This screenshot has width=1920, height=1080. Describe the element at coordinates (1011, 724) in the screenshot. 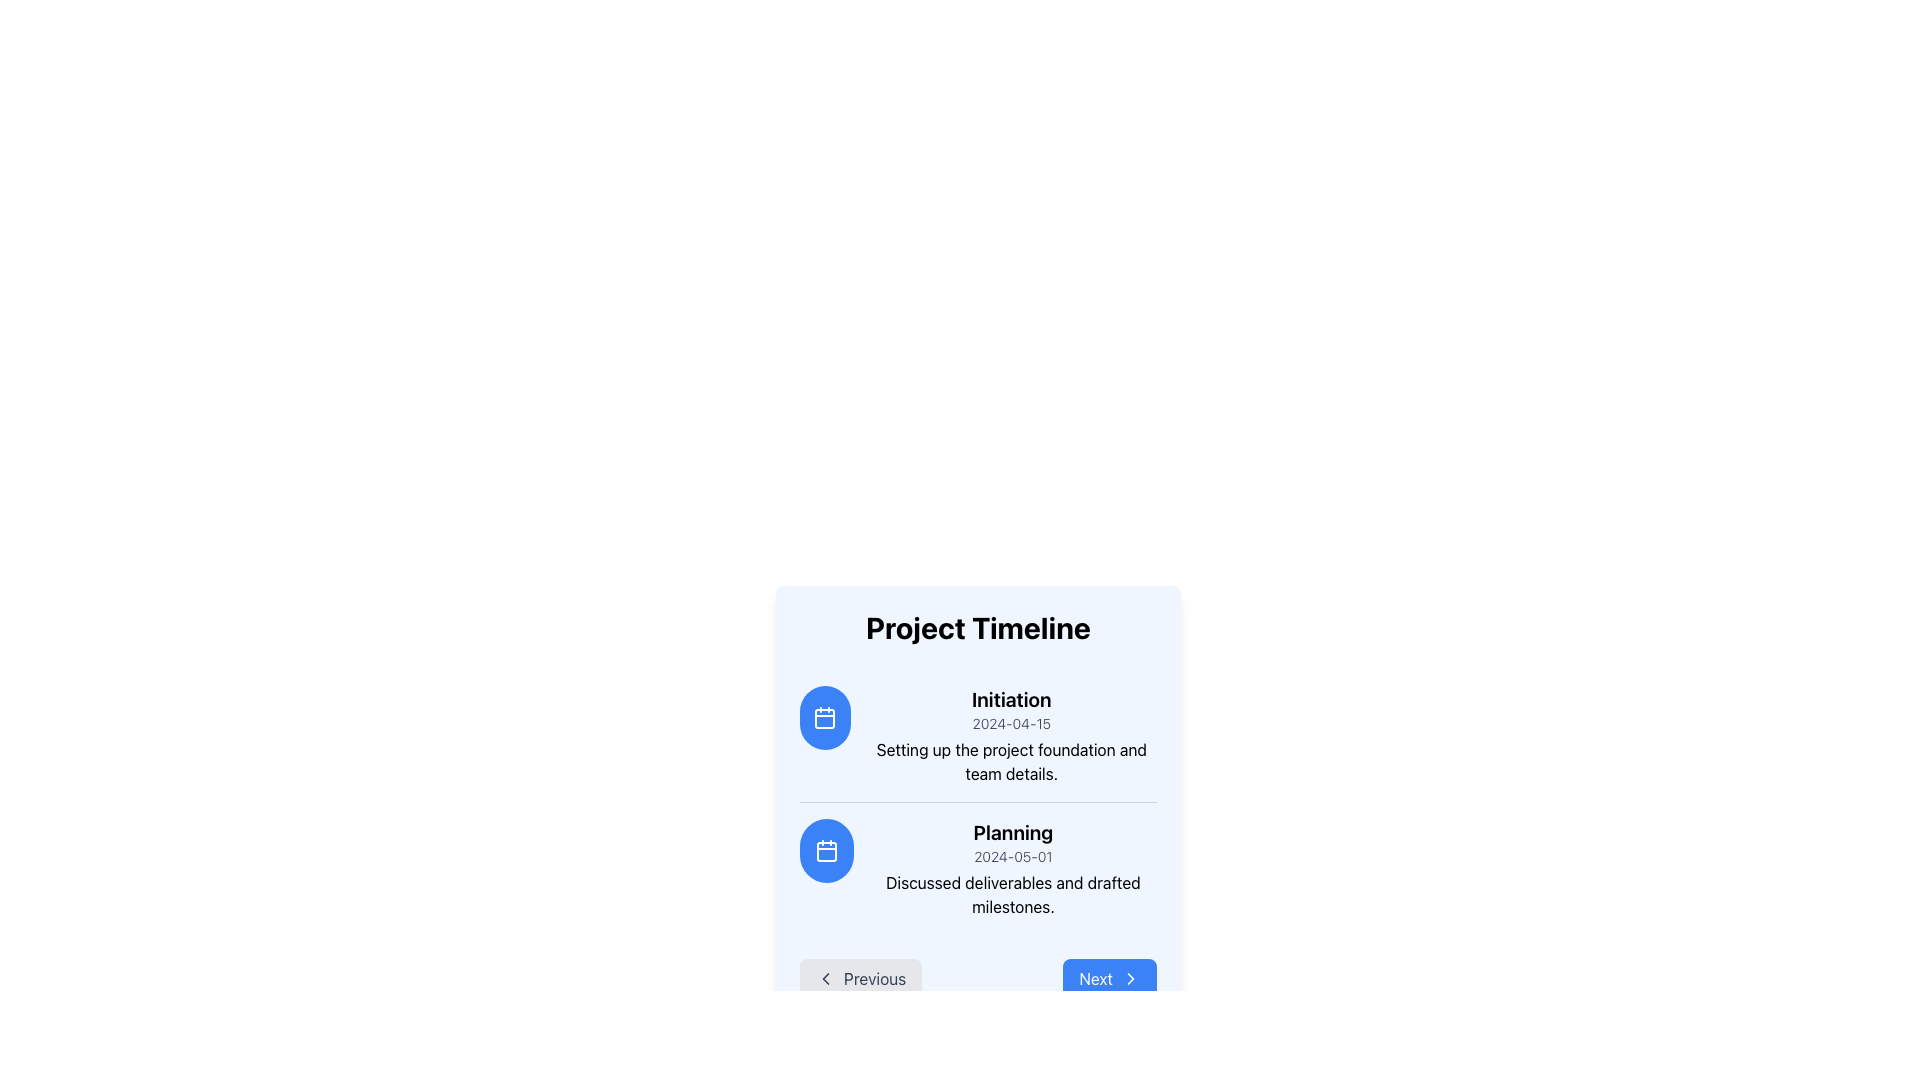

I see `the date text element displaying '2024-04-15', which has a light font style and is positioned below 'Initiation'` at that location.